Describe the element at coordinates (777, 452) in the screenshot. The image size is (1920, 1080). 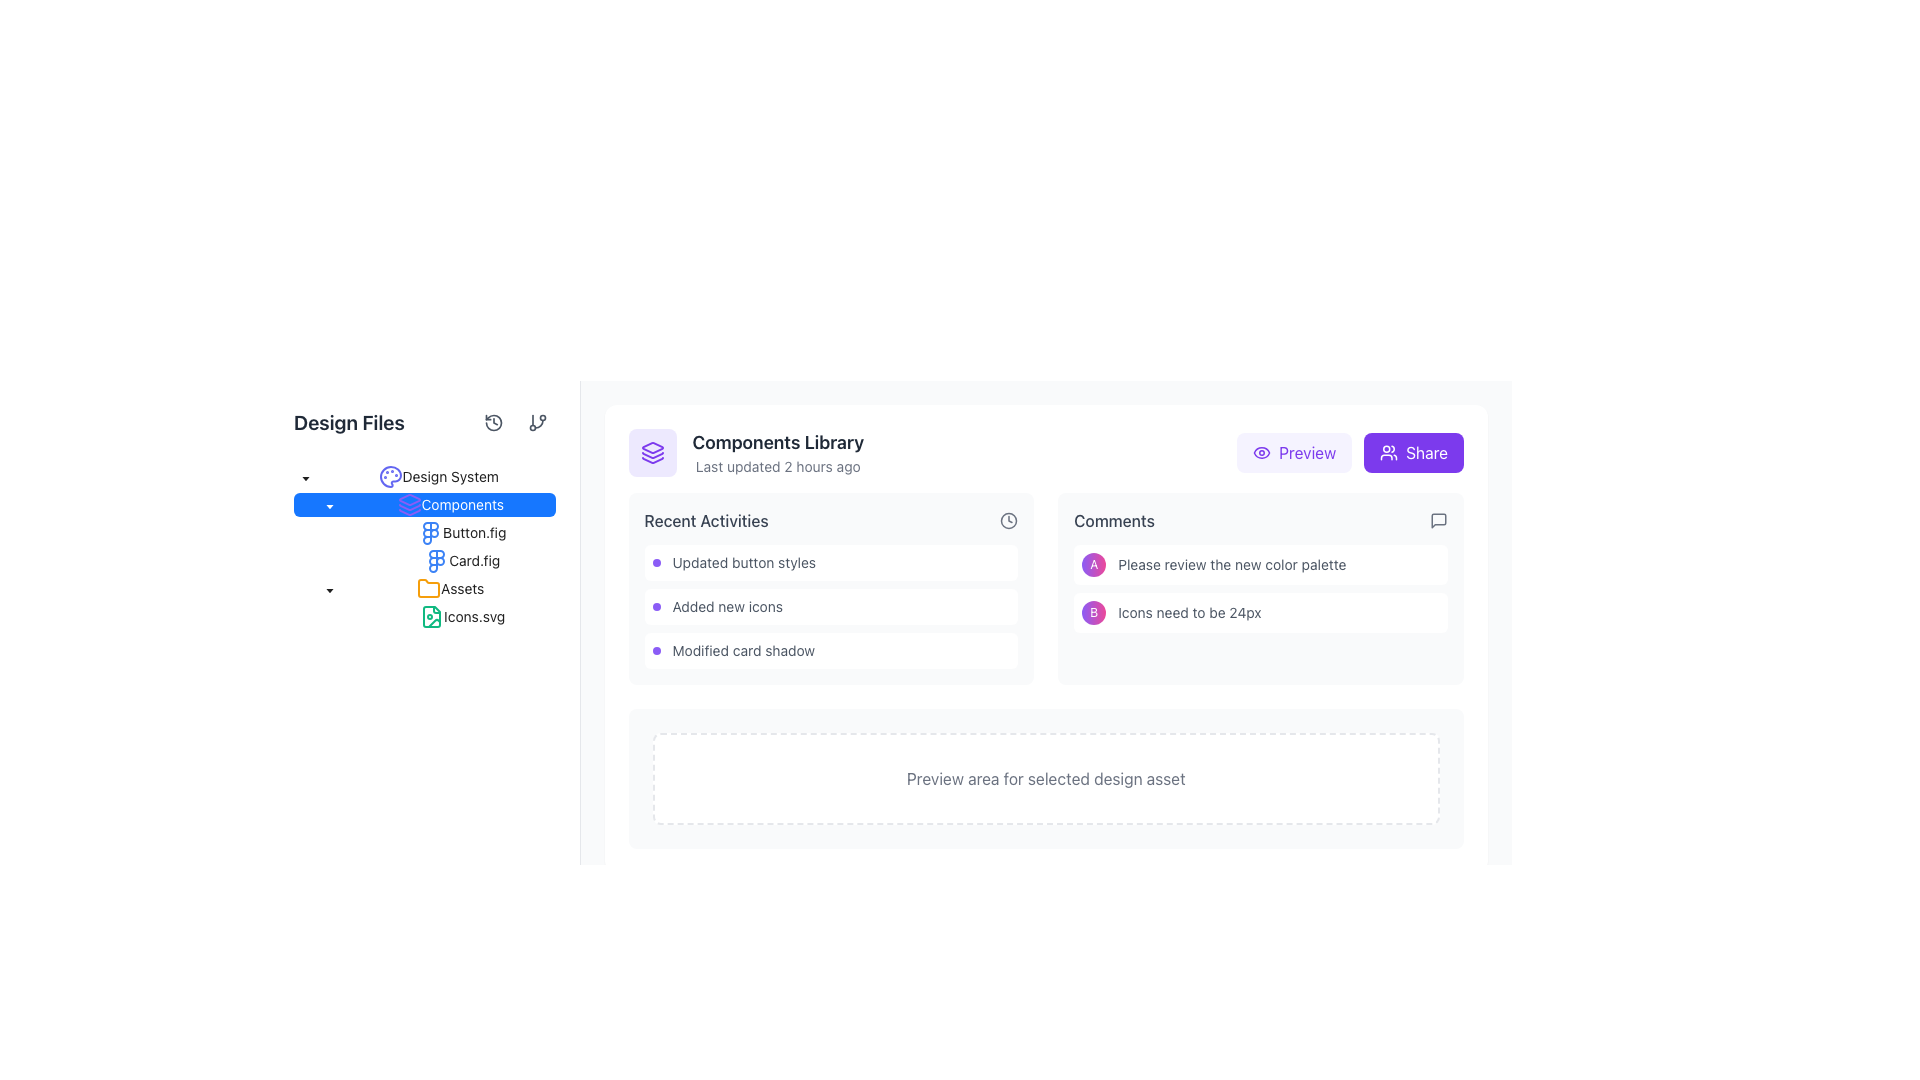
I see `the textual label displaying 'Components Library' which is bold and larger in dark gray color, located at the upper-center of the interface` at that location.